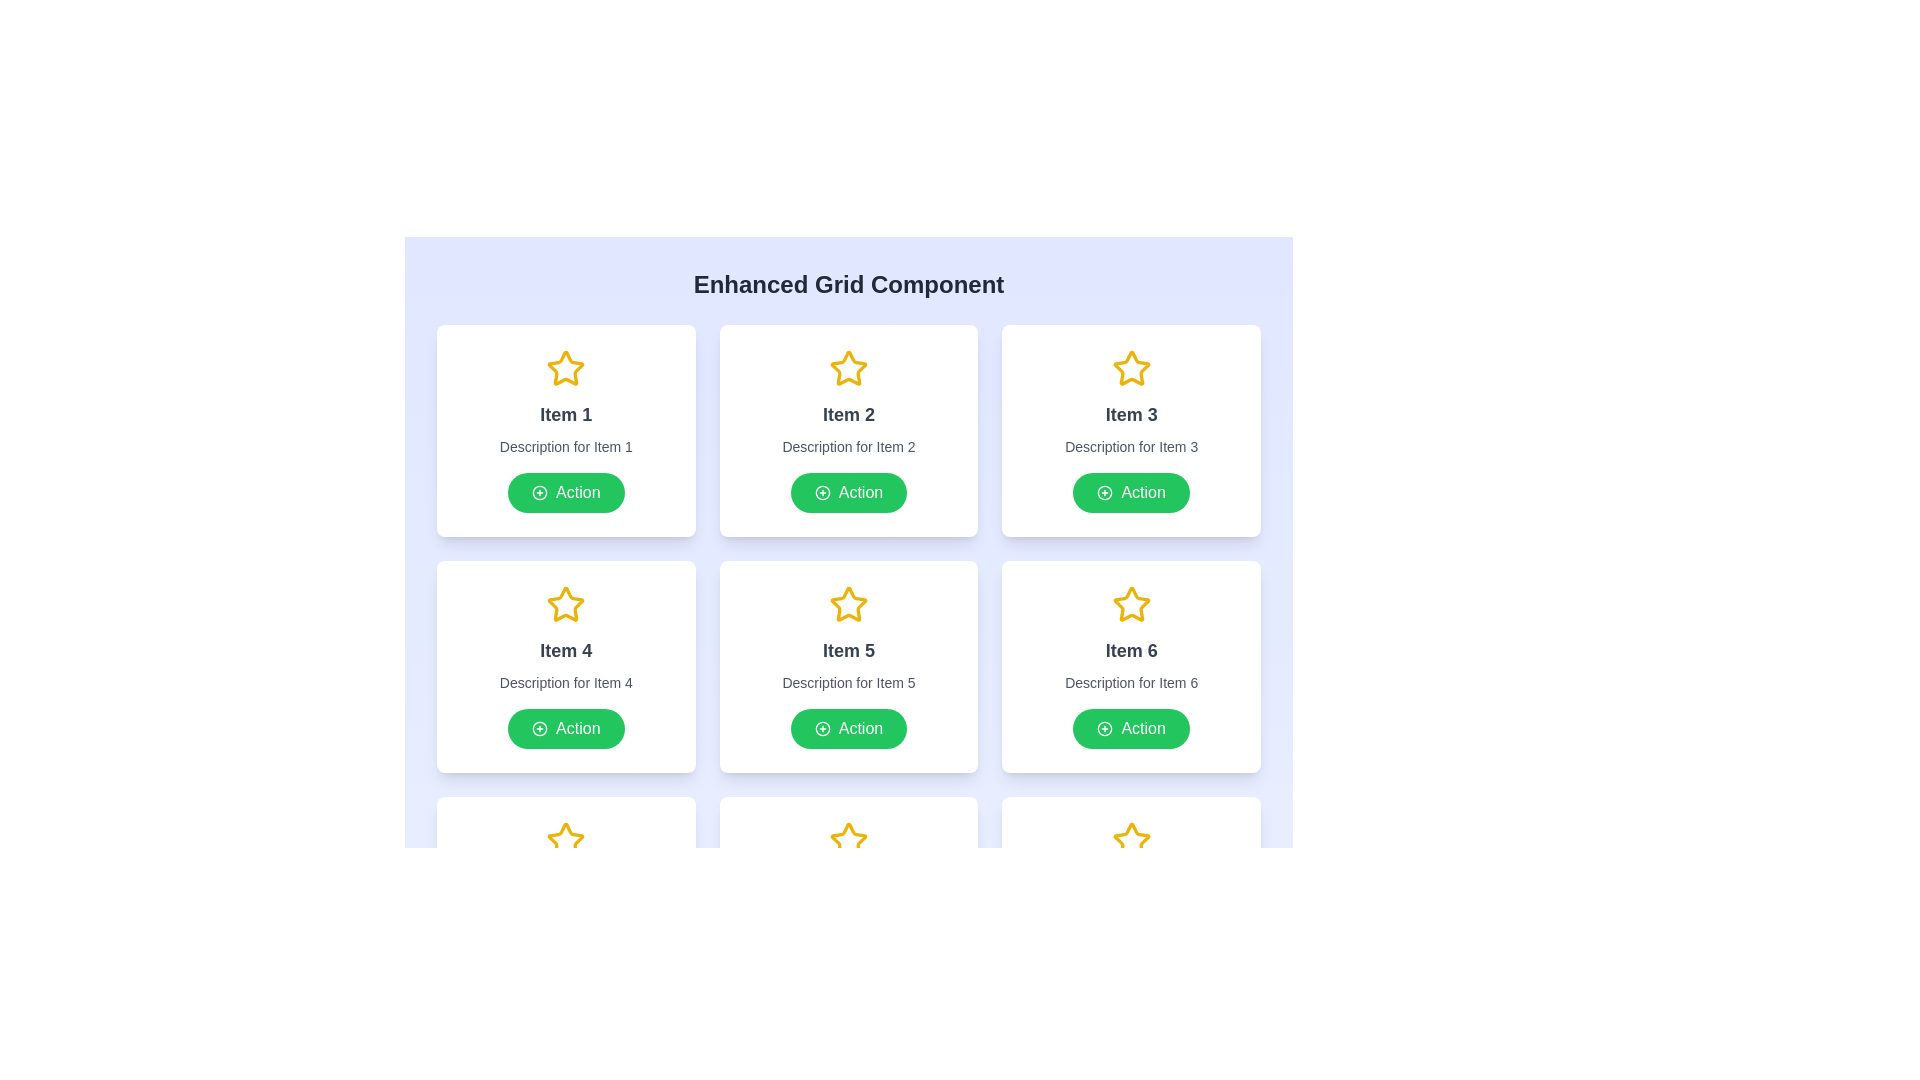  What do you see at coordinates (1131, 430) in the screenshot?
I see `yellow star icon at the top of the Card with the label 'Item 3'` at bounding box center [1131, 430].